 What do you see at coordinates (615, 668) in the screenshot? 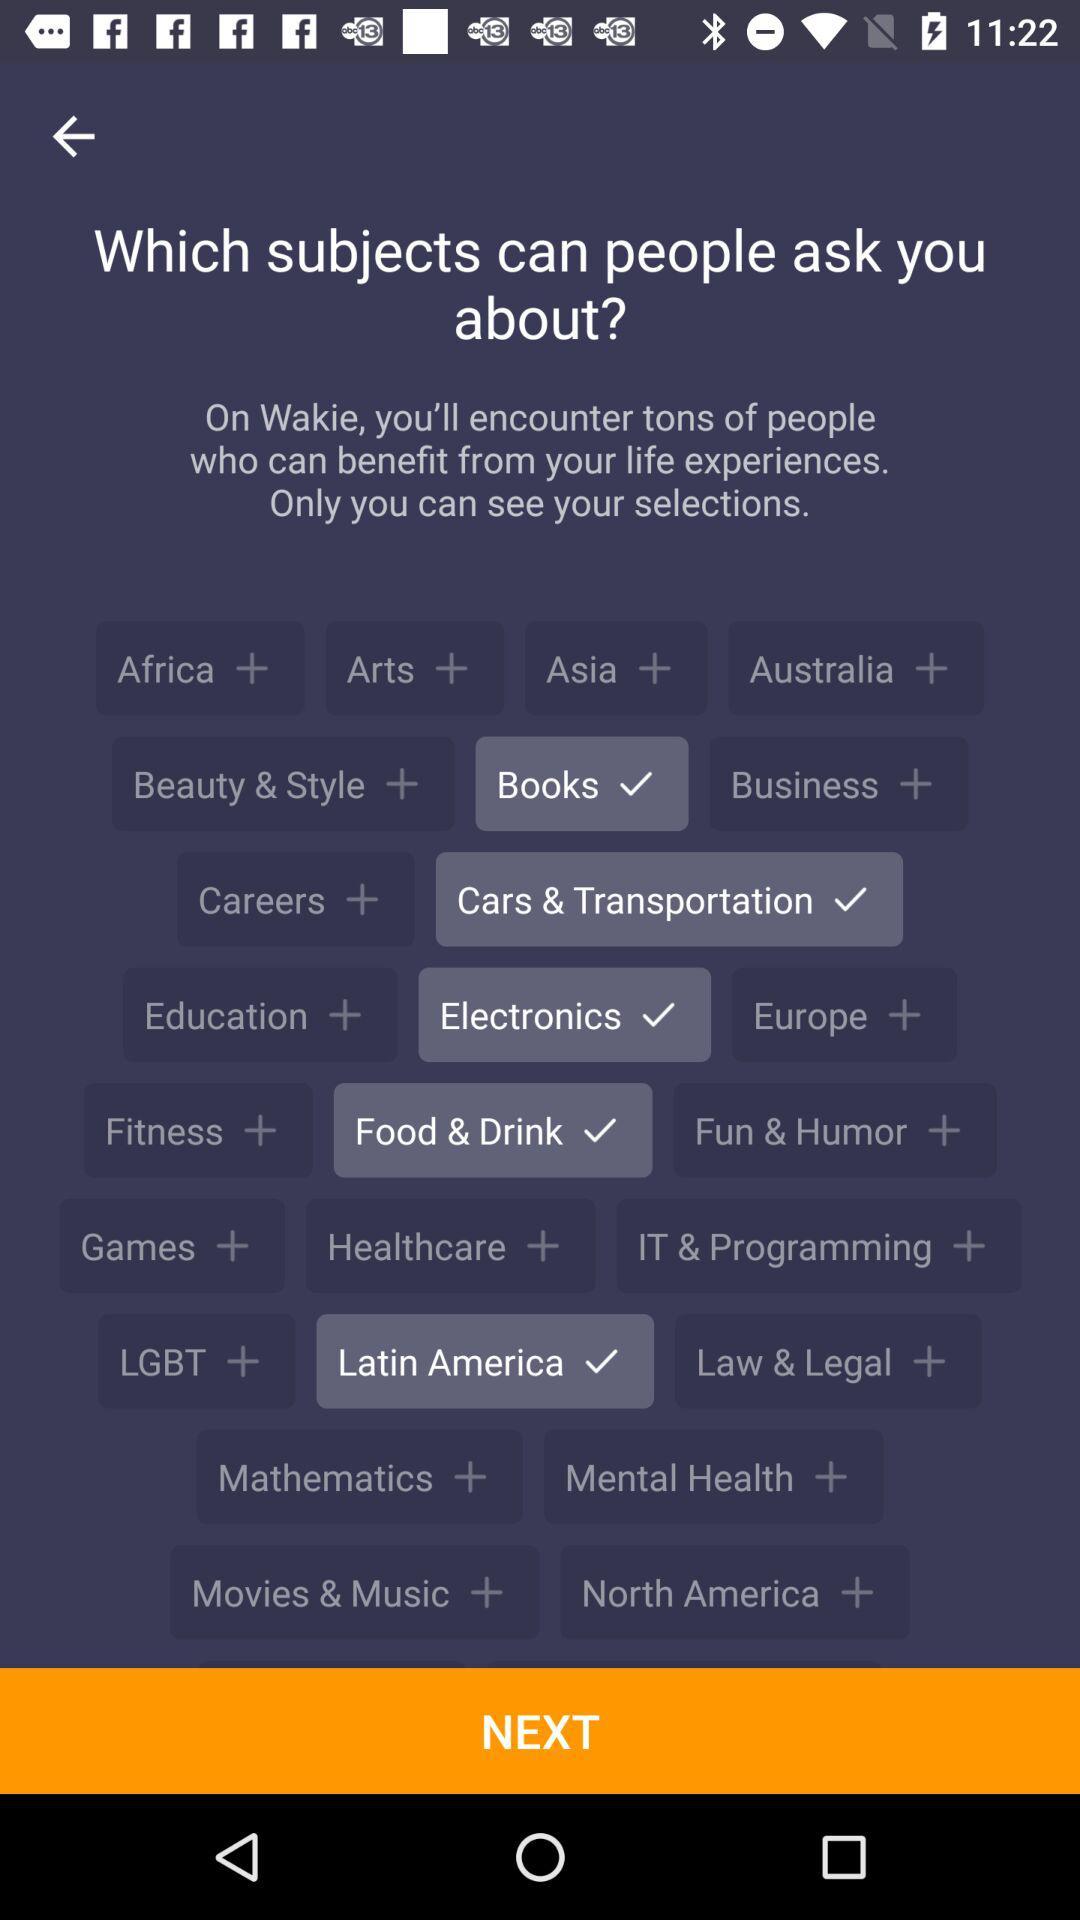
I see `the button above books` at bounding box center [615, 668].